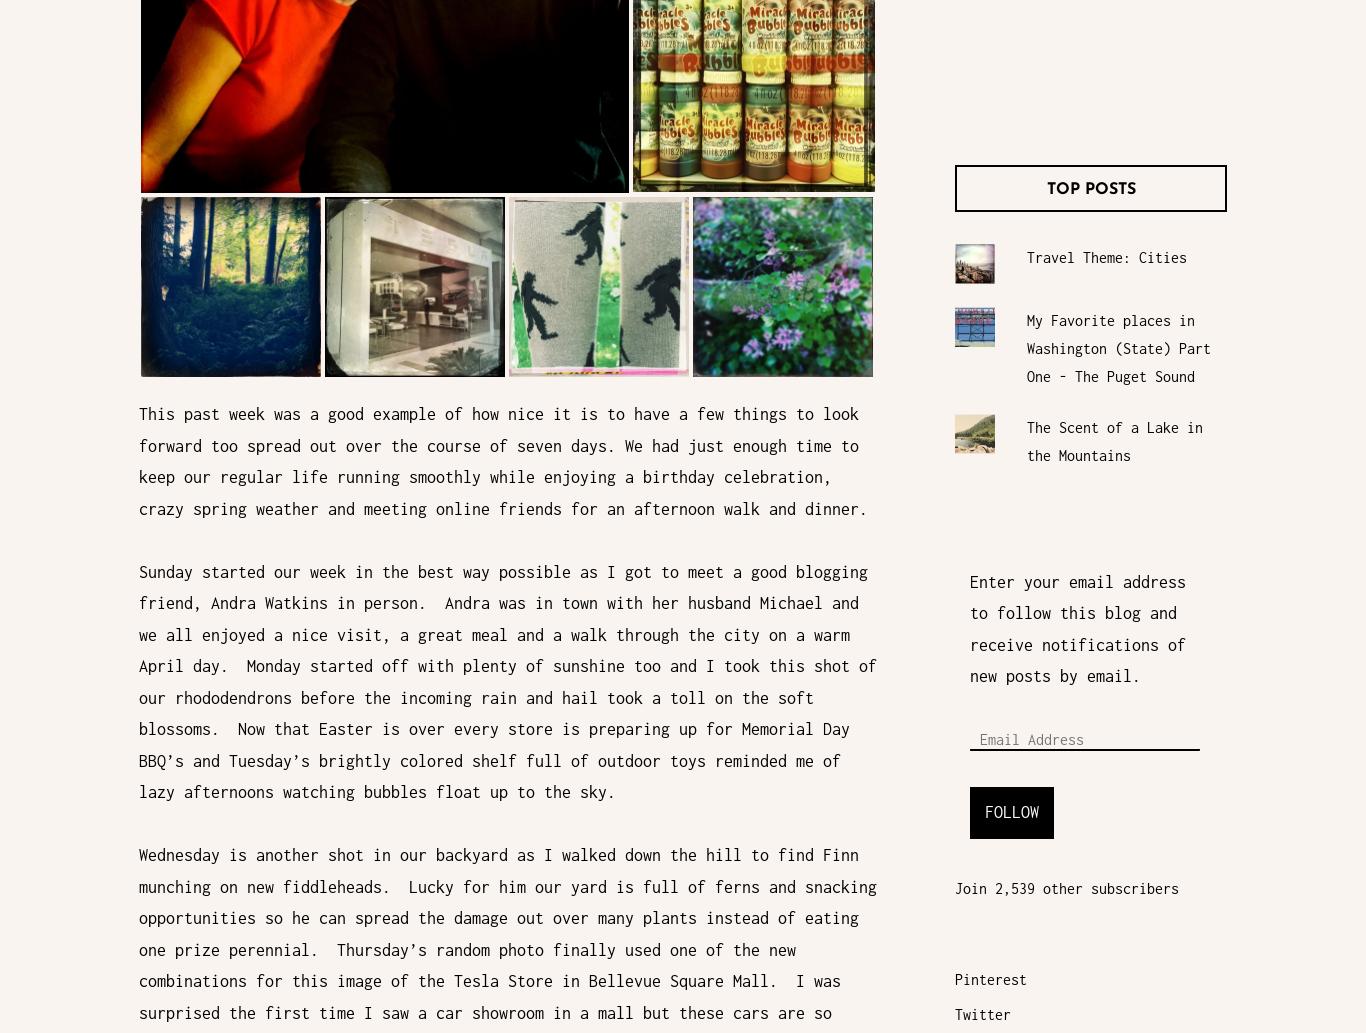 Image resolution: width=1366 pixels, height=1033 pixels. What do you see at coordinates (508, 680) in the screenshot?
I see `'Sunday started our week in the best way possible as I got to meet a good blogging friend, Andra Watkins in person.  Andra was in town with her husband Michael and we all enjoyed a nice visit, a great meal and a walk through the city on a warm April day.  Monday started off with plenty of sunshine too and I took this shot of our rhododendrons before the incoming rain and hail took a toll on the soft blossoms.  Now that Easter is over every store is preparing up for Memorial Day BBQ’s and Tuesday’s brightly colored shelf full of outdoor toys reminded me of lazy afternoons watching bubbles float up to the sky.'` at bounding box center [508, 680].